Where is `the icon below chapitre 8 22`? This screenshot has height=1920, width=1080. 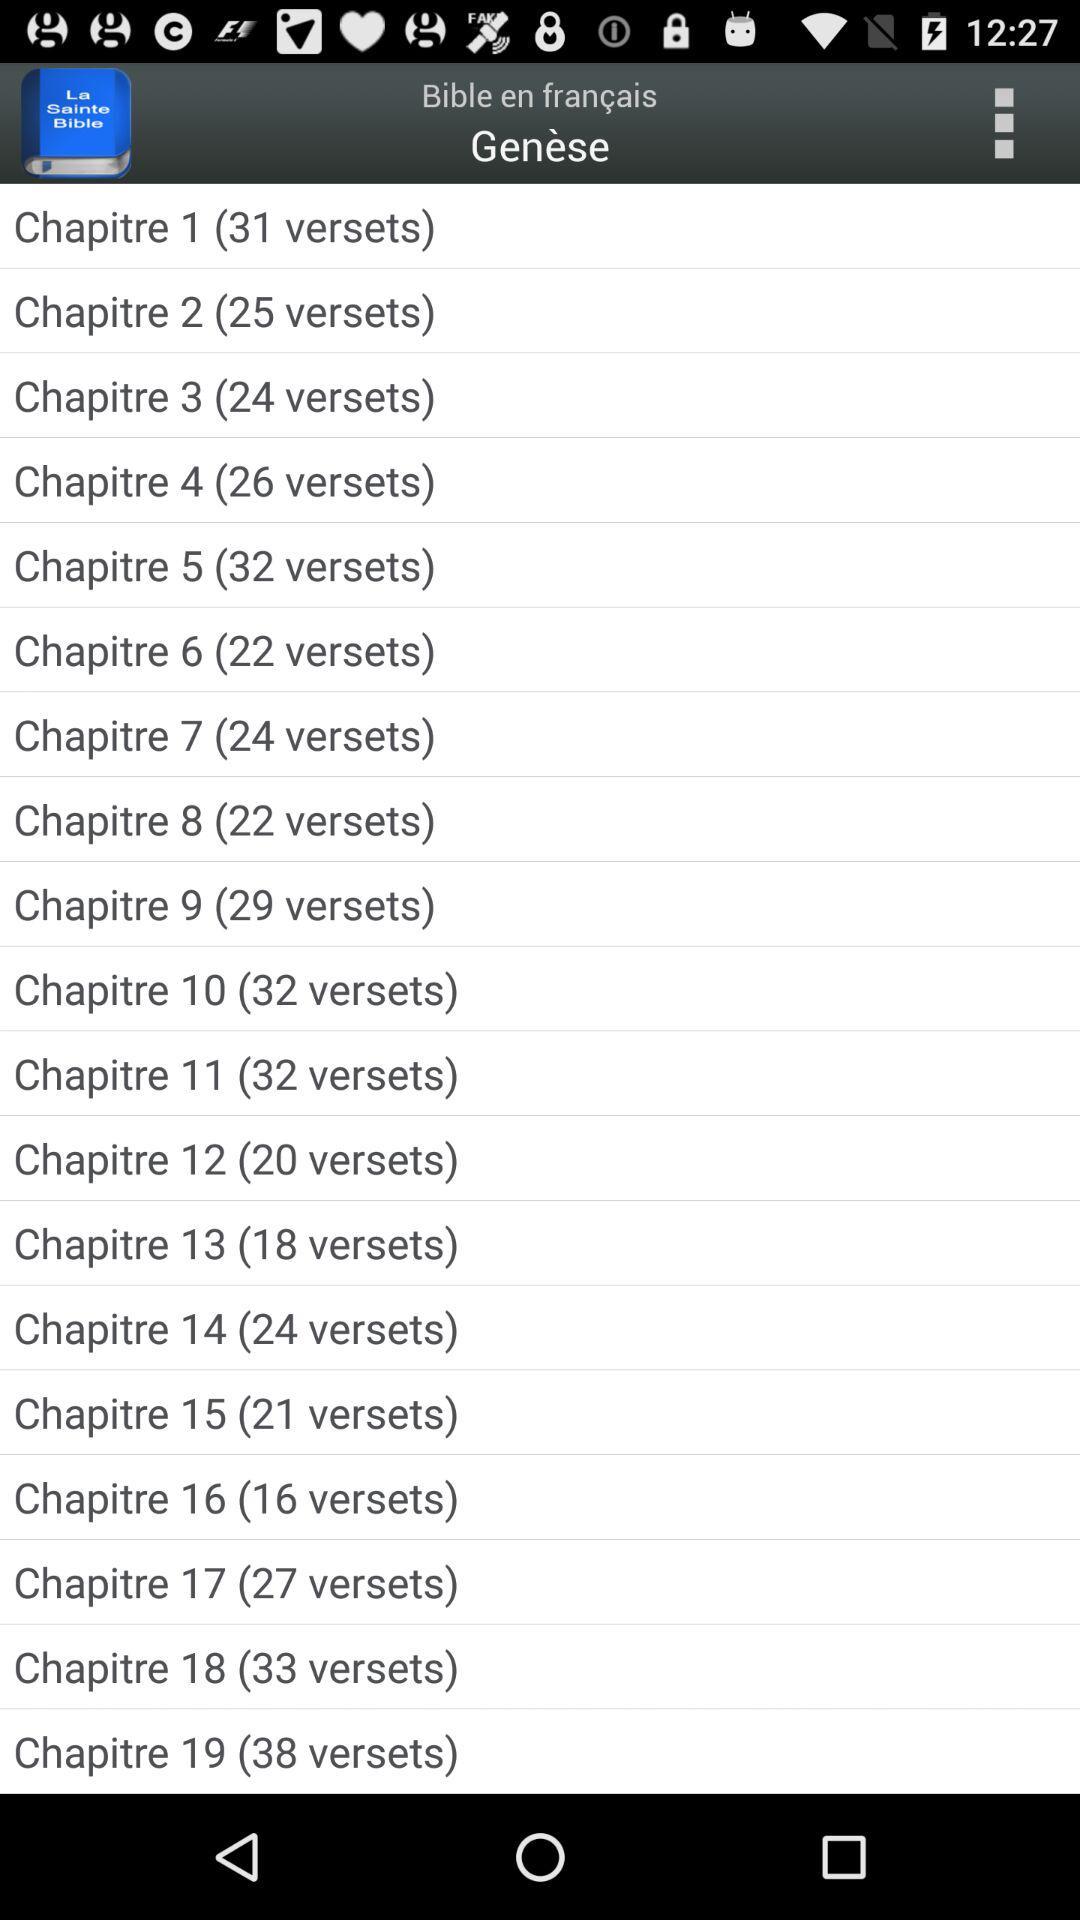
the icon below chapitre 8 22 is located at coordinates (540, 902).